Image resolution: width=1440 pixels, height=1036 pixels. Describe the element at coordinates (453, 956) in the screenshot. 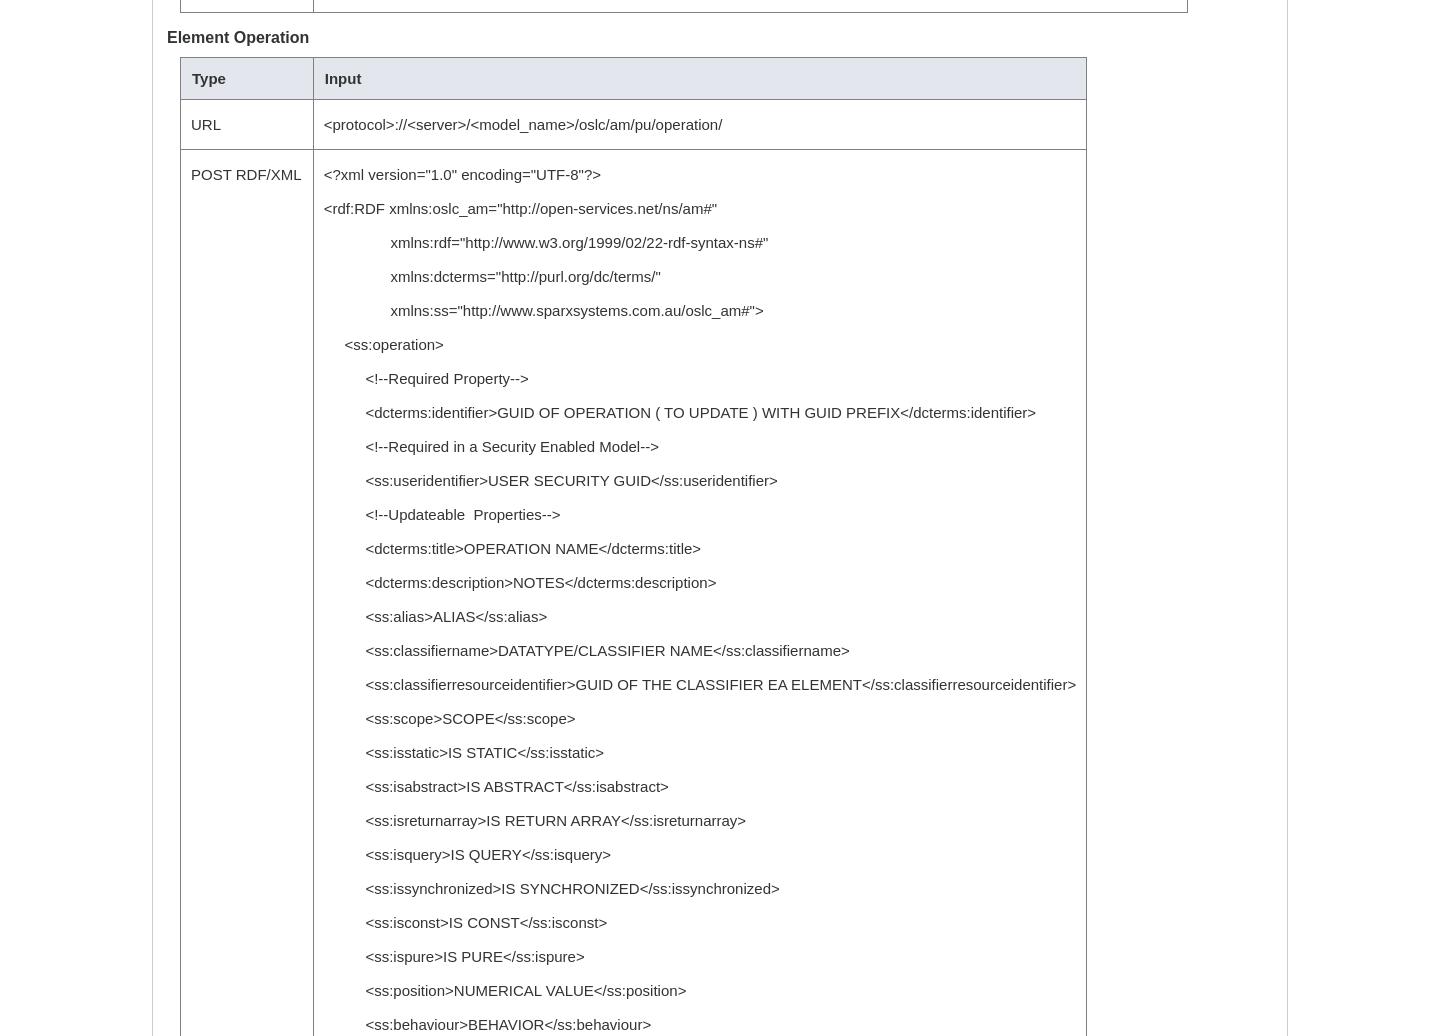

I see `'<ss:ispure>IS PURE</ss:ispure>'` at that location.